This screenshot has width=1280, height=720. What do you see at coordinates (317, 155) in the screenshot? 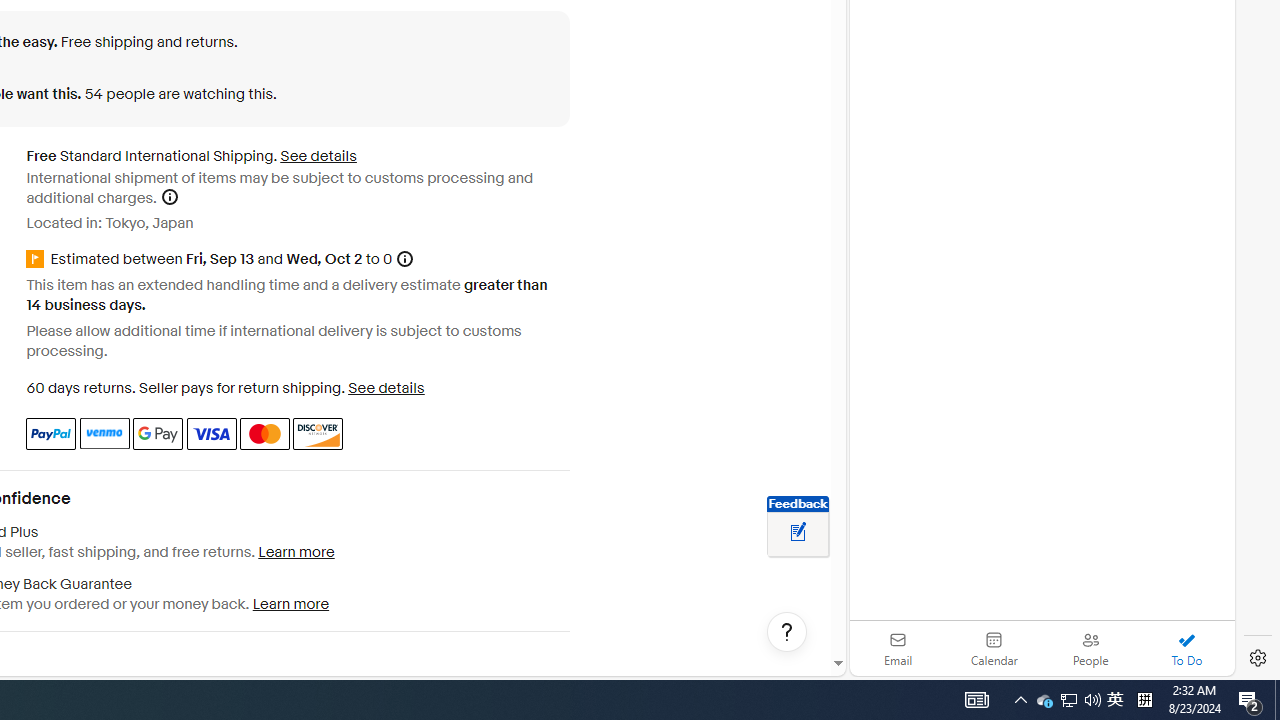
I see `'See details for shipping'` at bounding box center [317, 155].